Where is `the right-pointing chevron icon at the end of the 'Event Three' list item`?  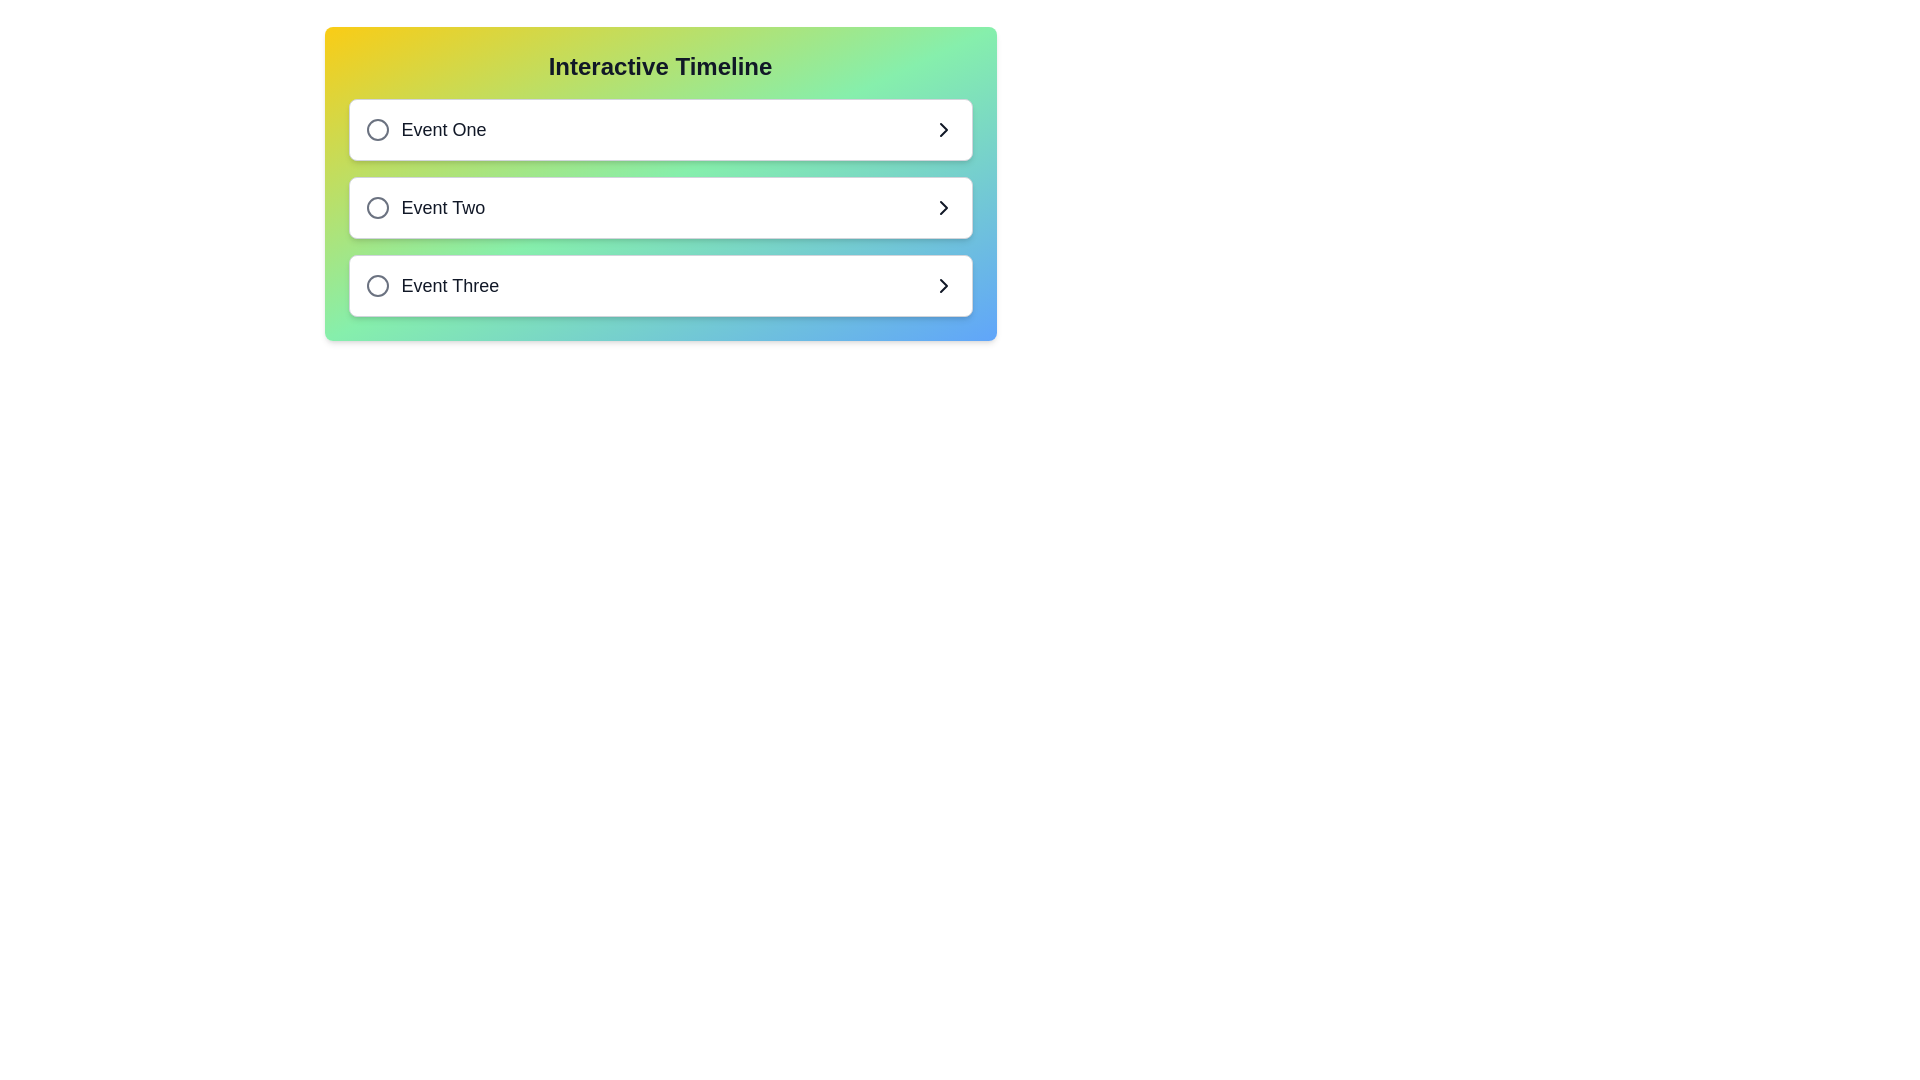
the right-pointing chevron icon at the end of the 'Event Three' list item is located at coordinates (942, 285).